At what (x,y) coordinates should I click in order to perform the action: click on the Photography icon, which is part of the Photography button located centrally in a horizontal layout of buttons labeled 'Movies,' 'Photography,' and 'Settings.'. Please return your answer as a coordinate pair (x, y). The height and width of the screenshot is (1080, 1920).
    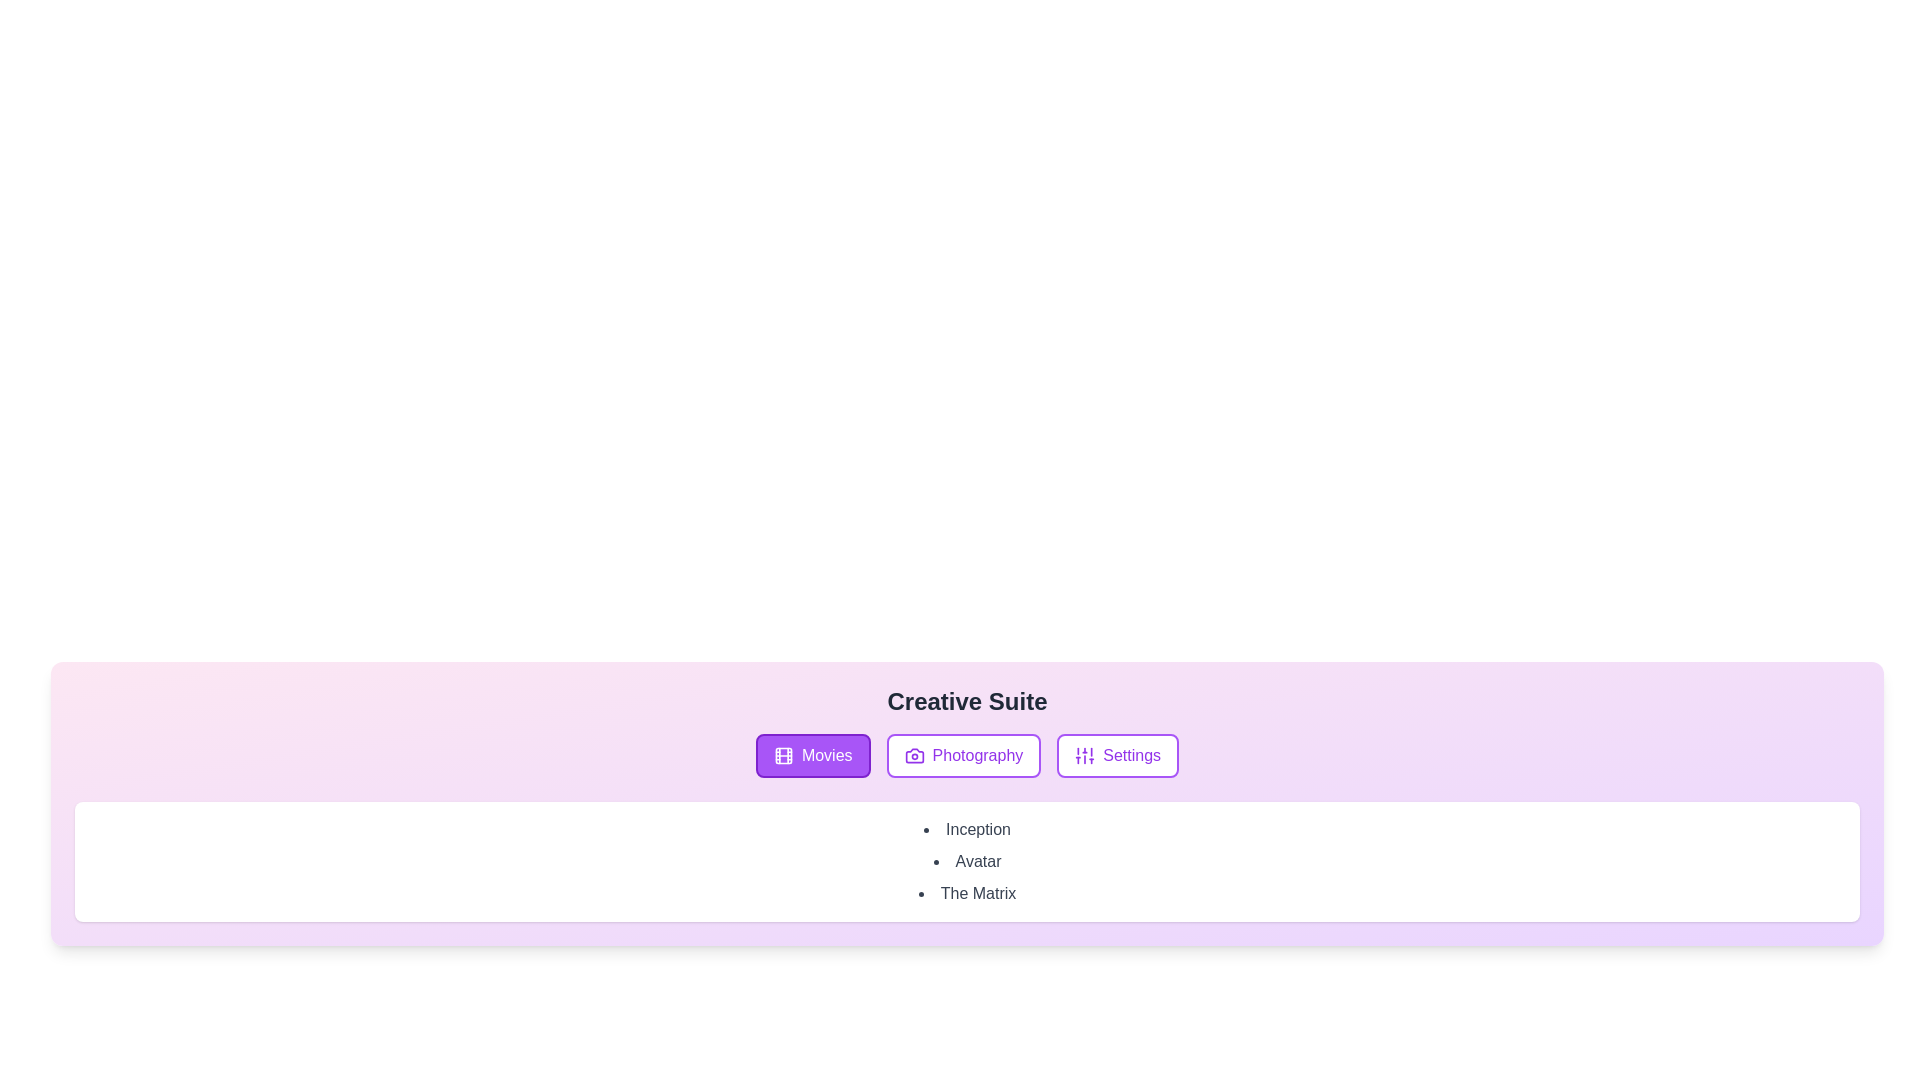
    Looking at the image, I should click on (913, 756).